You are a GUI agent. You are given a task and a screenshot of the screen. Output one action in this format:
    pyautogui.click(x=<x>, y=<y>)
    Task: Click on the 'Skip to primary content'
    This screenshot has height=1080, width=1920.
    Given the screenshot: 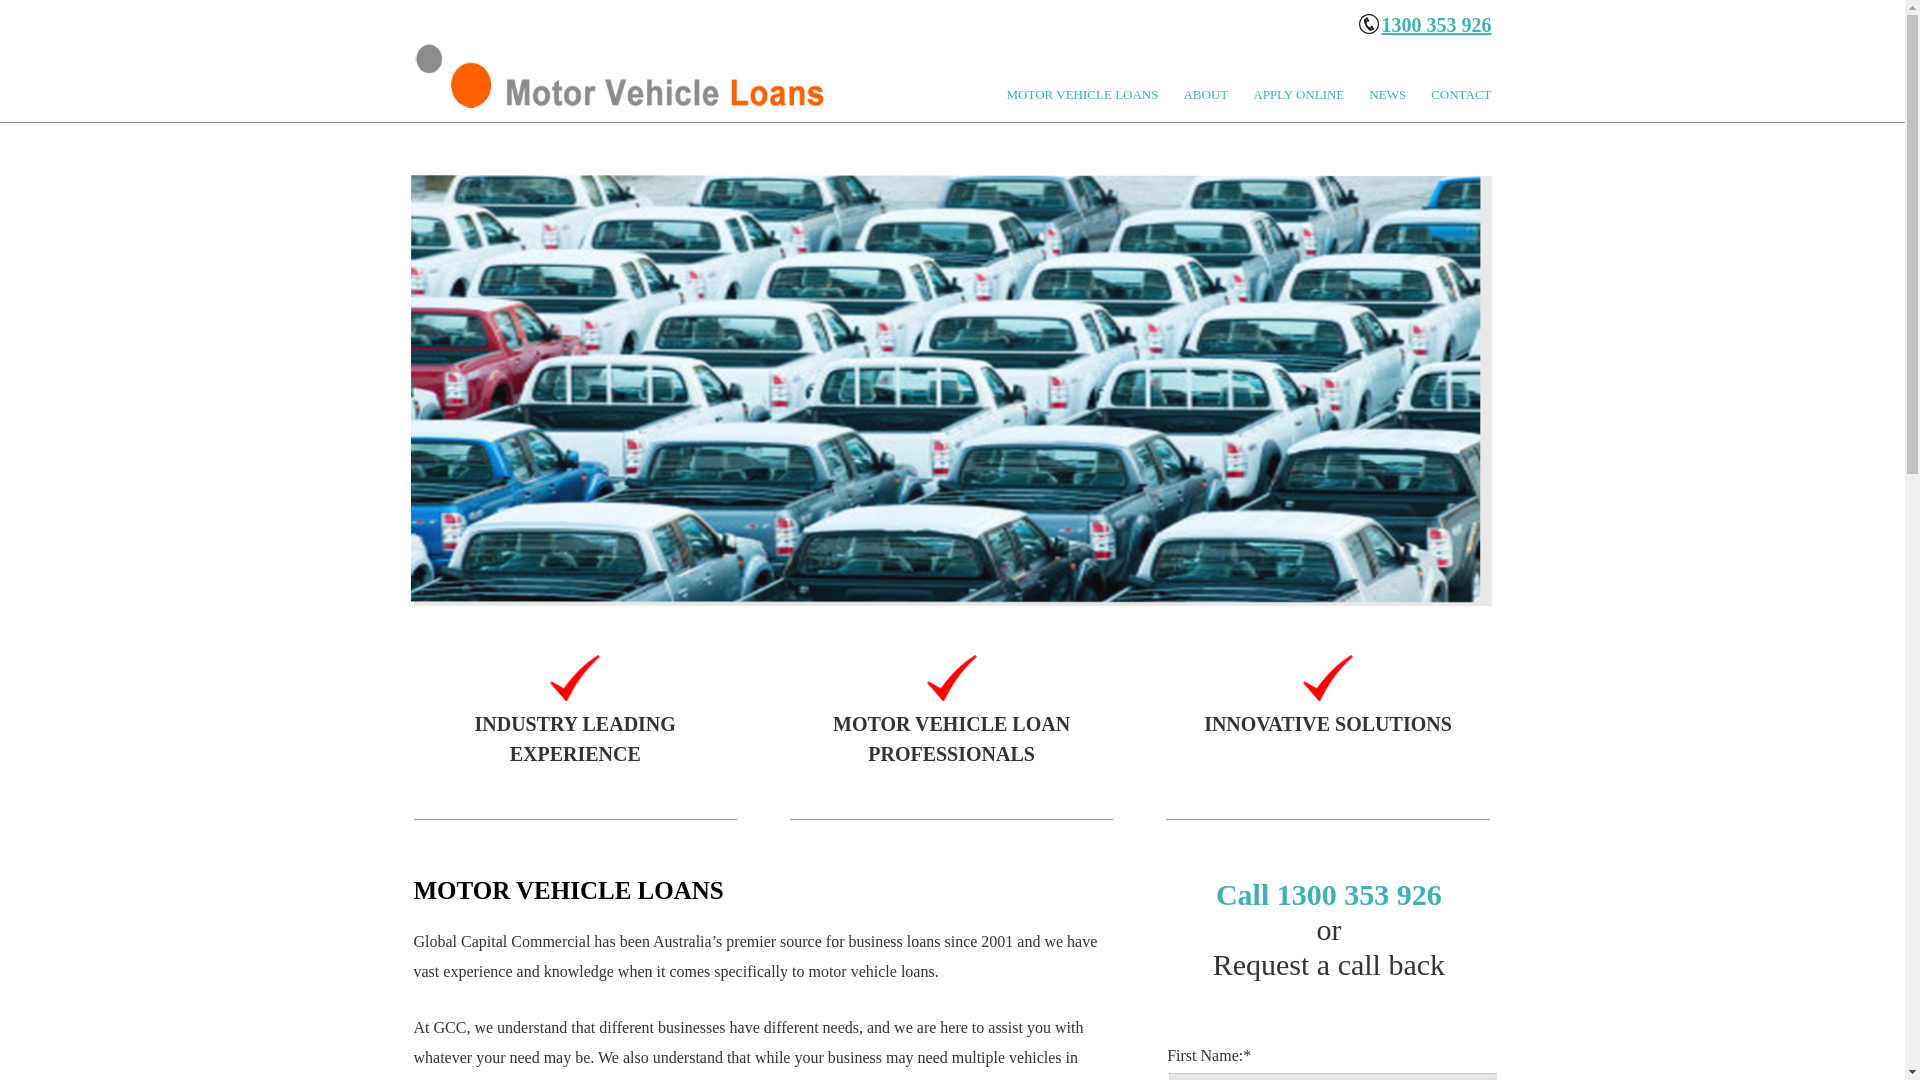 What is the action you would take?
    pyautogui.click(x=912, y=95)
    